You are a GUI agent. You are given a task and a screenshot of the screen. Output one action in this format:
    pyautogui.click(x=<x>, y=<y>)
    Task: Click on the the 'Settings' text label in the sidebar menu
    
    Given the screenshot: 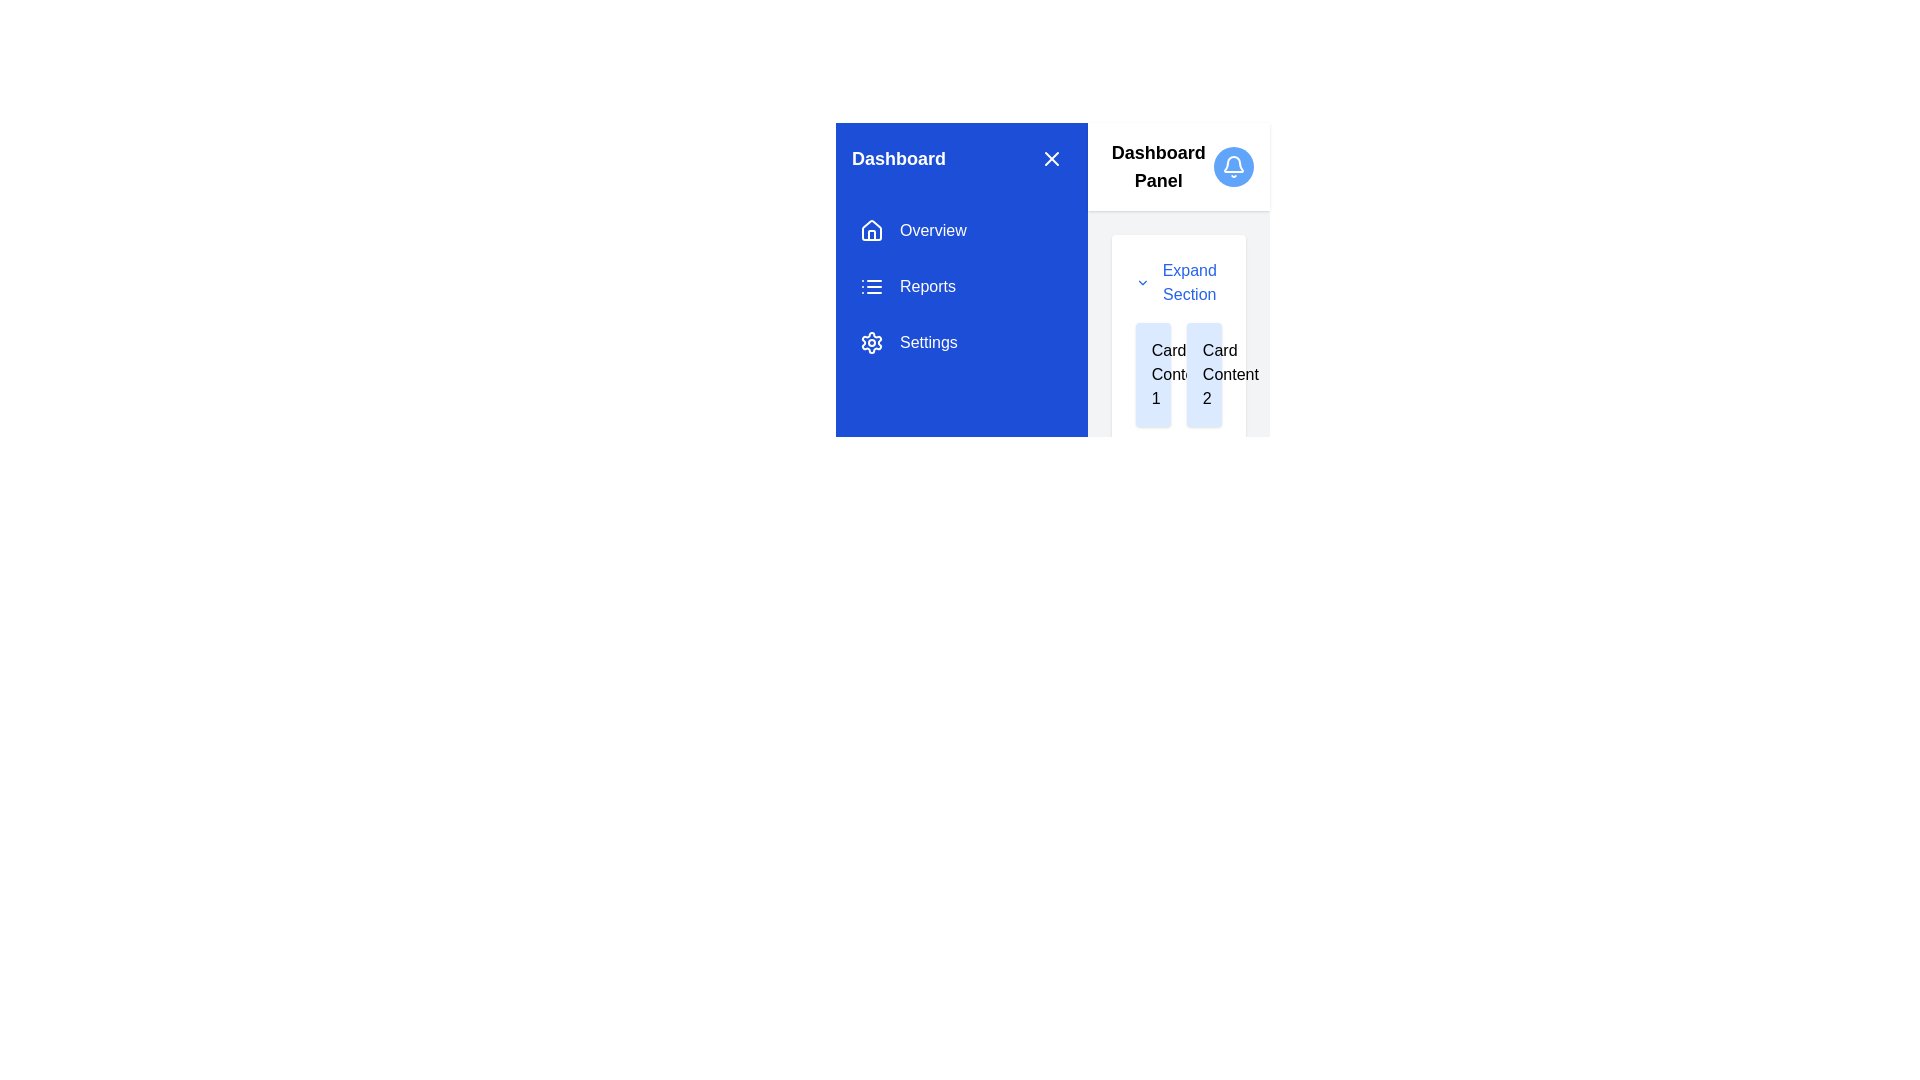 What is the action you would take?
    pyautogui.click(x=927, y=342)
    